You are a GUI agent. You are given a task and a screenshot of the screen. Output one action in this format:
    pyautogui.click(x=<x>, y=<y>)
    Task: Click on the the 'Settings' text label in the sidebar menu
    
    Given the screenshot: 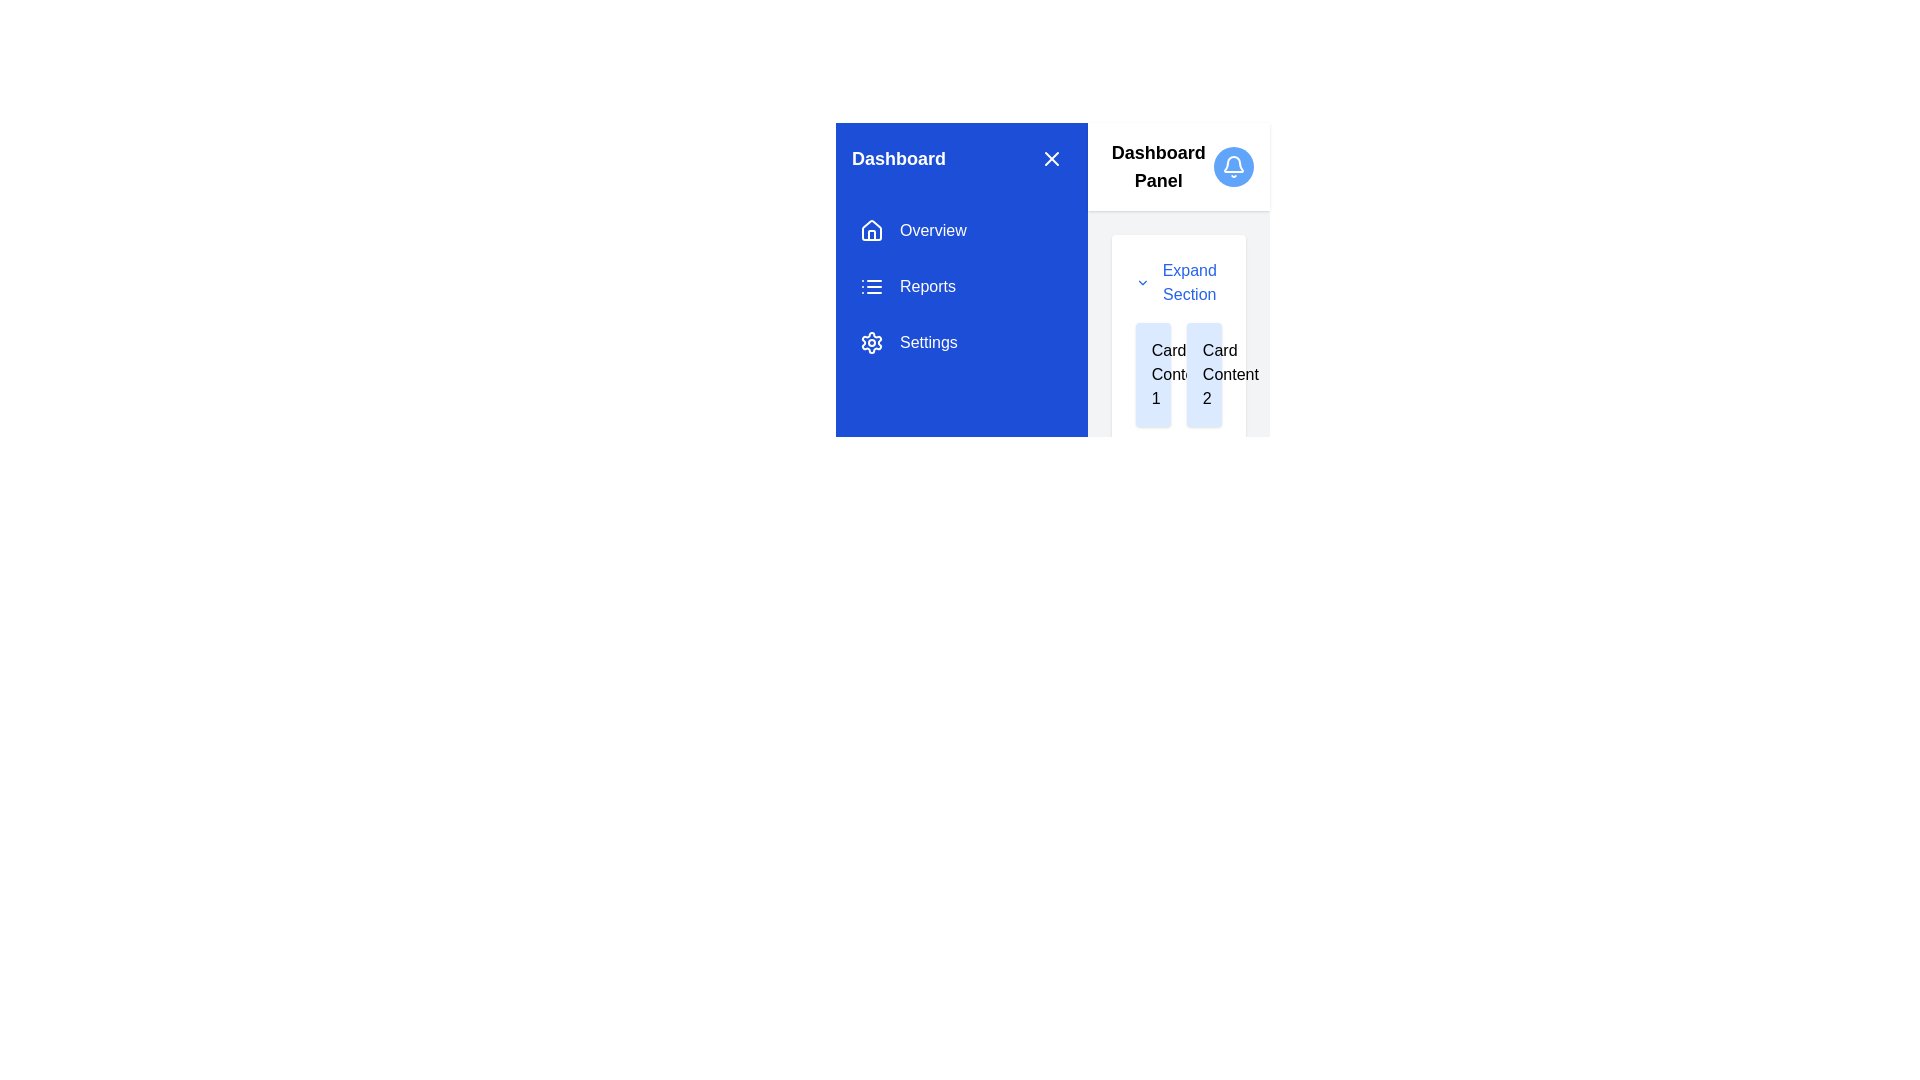 What is the action you would take?
    pyautogui.click(x=927, y=342)
    